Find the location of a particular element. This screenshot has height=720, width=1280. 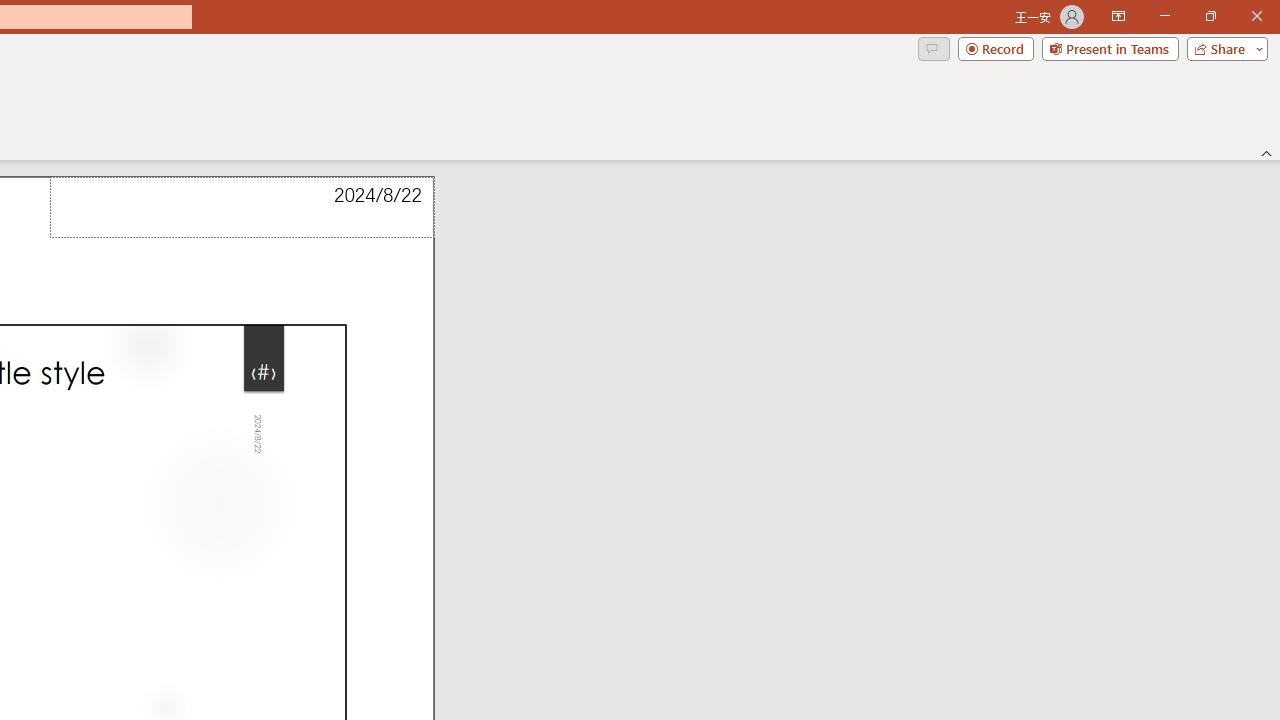

'Date' is located at coordinates (241, 207).